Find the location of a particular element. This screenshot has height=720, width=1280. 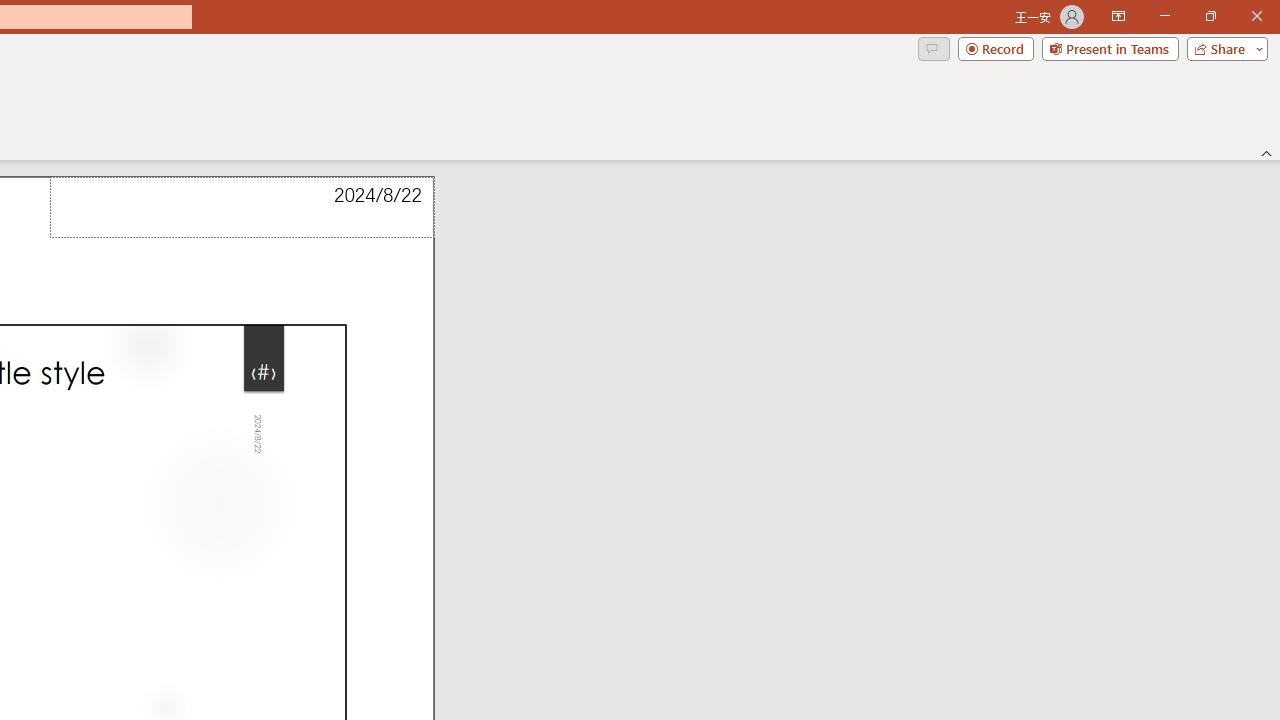

'Date' is located at coordinates (241, 207).